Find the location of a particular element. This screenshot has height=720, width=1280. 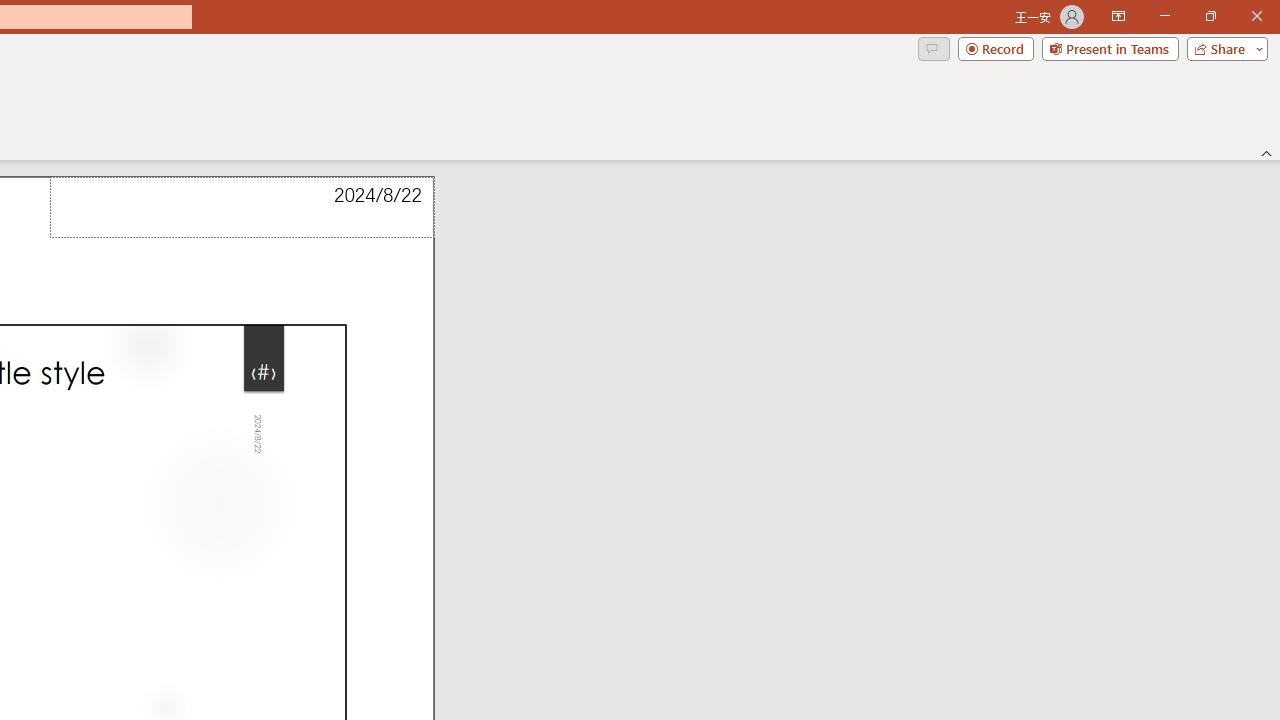

'Date' is located at coordinates (241, 207).